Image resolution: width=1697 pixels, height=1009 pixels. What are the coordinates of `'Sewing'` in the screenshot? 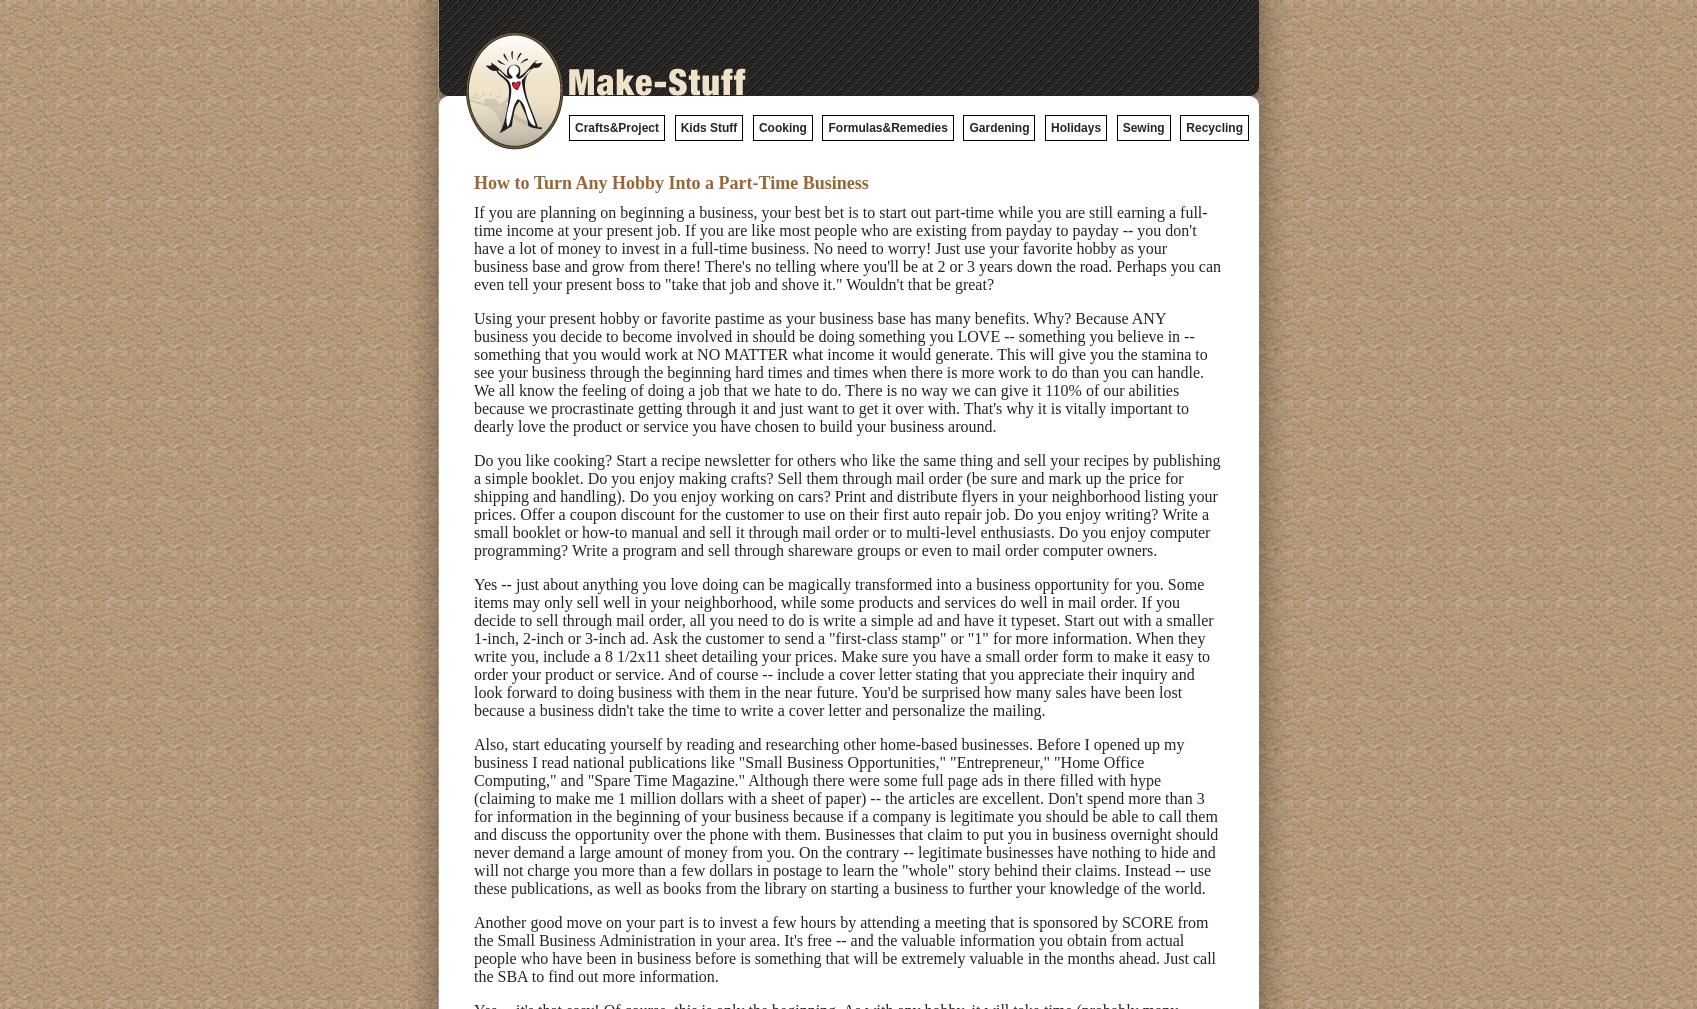 It's located at (1142, 127).